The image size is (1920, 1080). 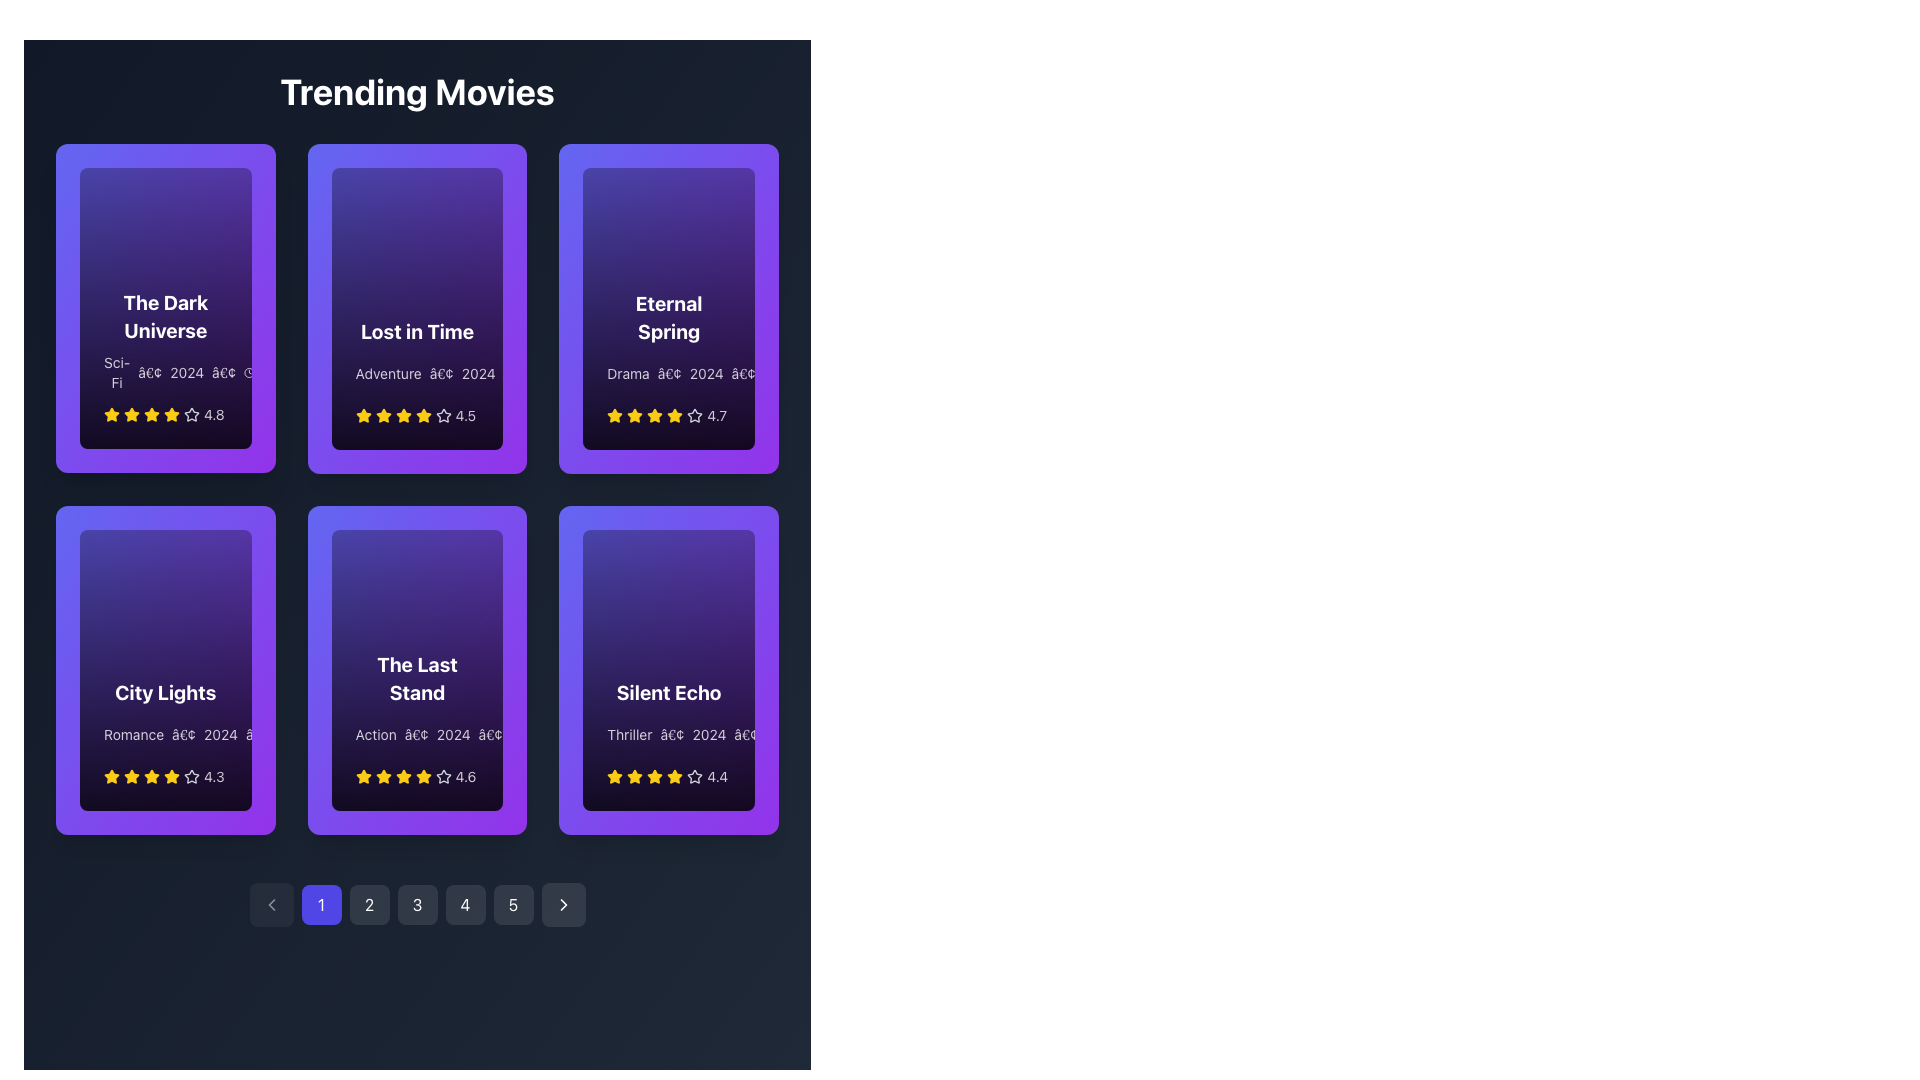 What do you see at coordinates (363, 775) in the screenshot?
I see `the star rating icon in the movie rating section for 'The Last Stand', which is located in the second row and second column of the grid layout` at bounding box center [363, 775].